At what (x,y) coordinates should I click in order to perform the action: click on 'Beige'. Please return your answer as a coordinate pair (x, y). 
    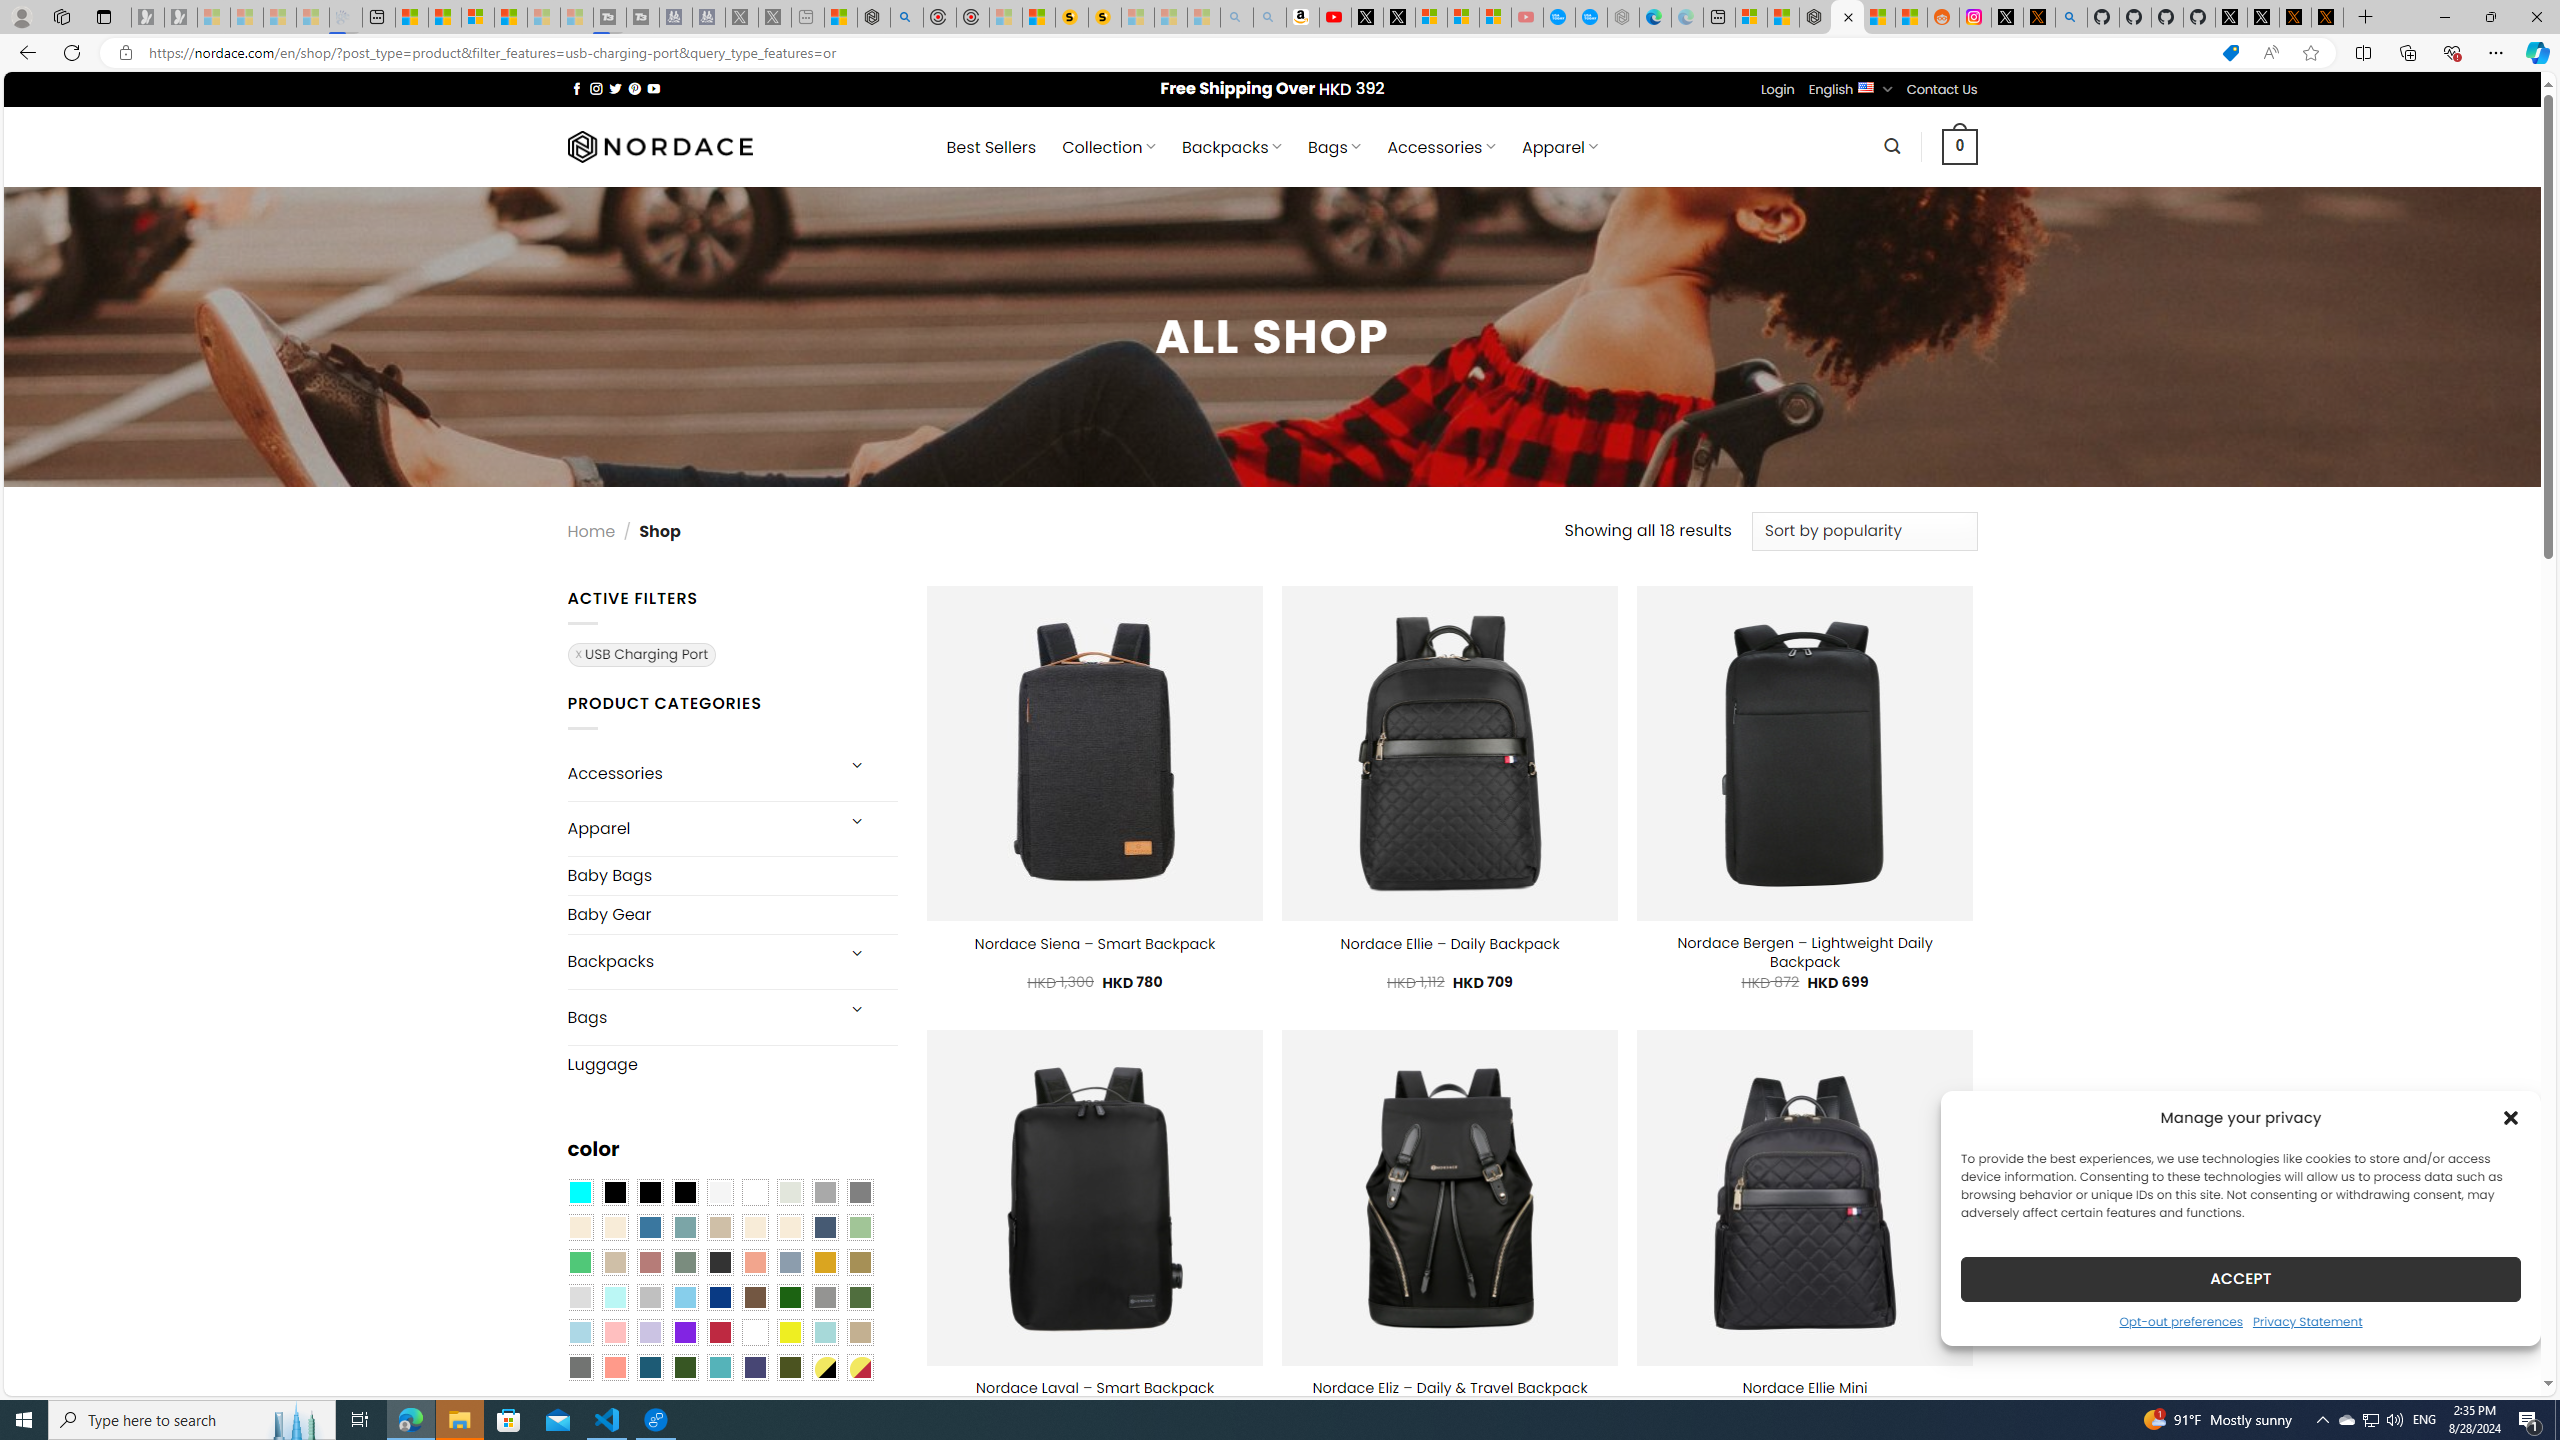
    Looking at the image, I should click on (578, 1228).